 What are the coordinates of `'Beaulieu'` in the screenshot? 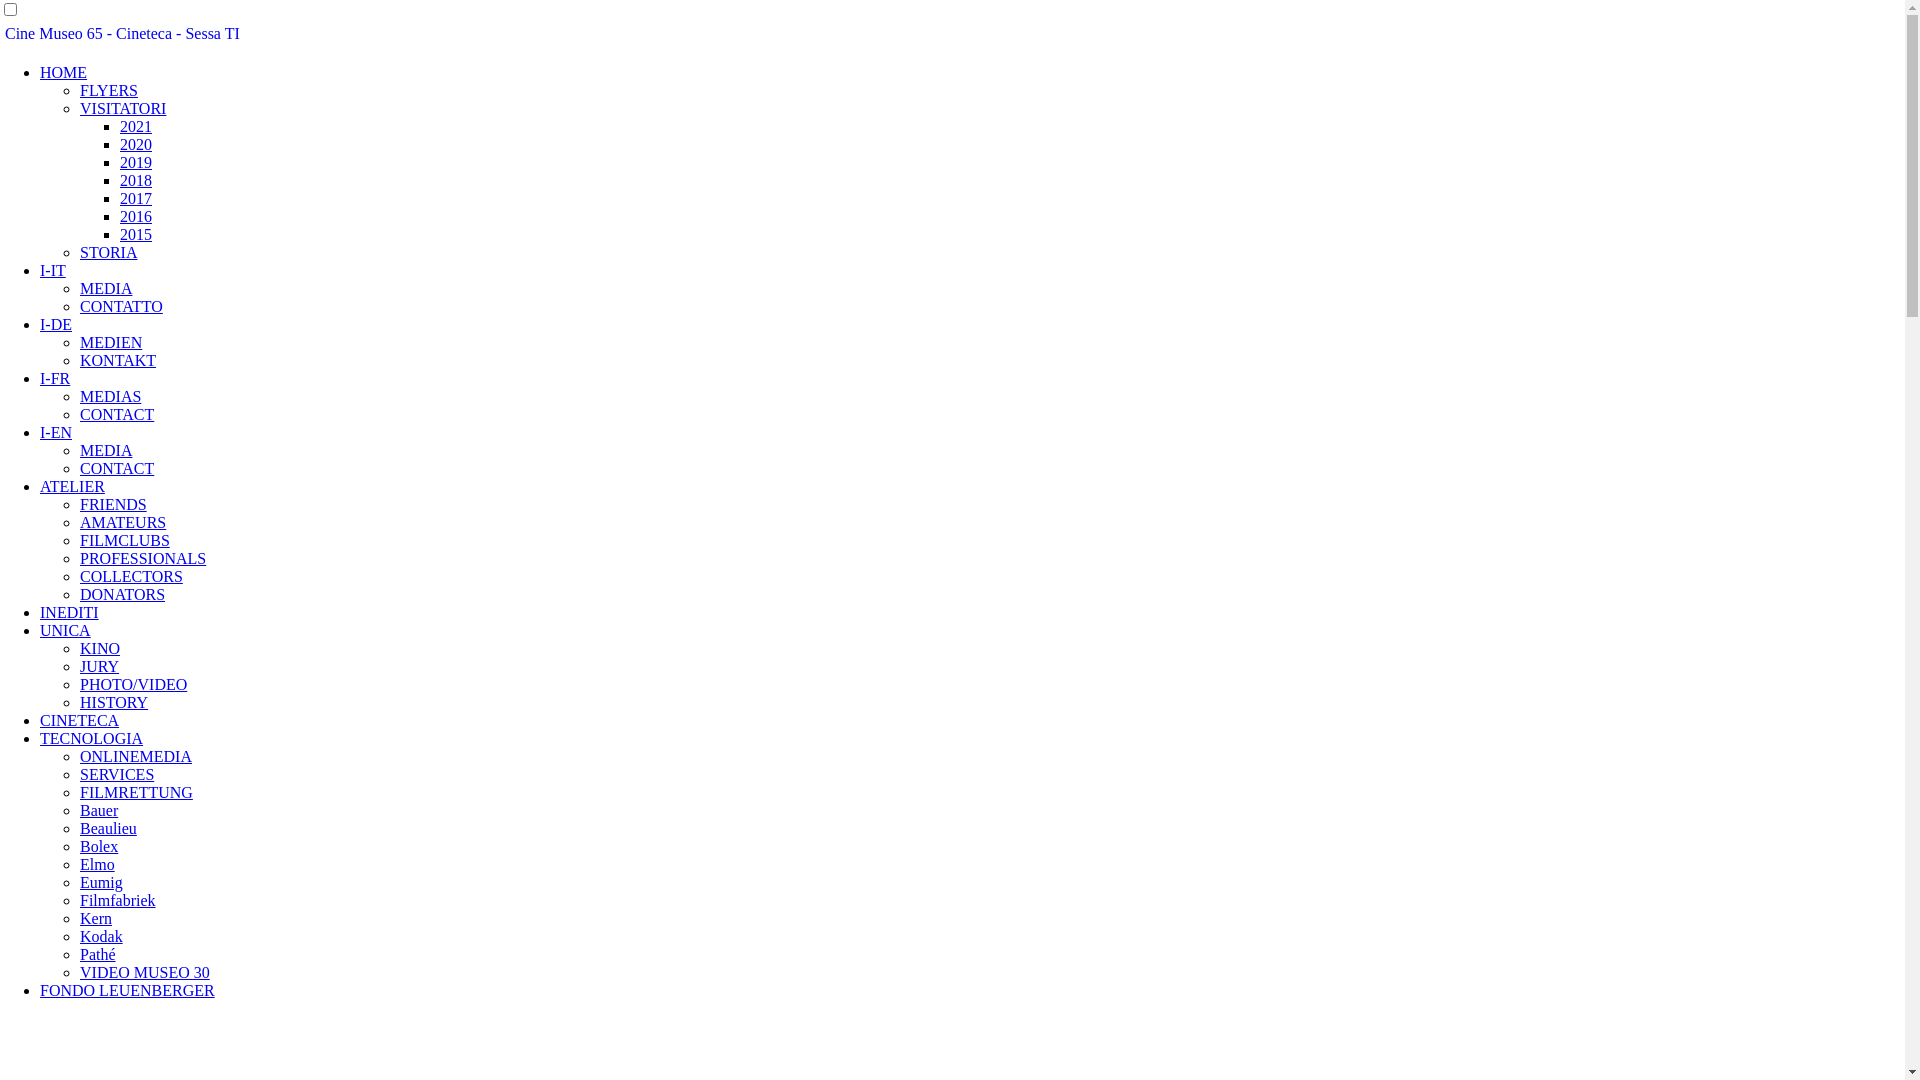 It's located at (107, 828).